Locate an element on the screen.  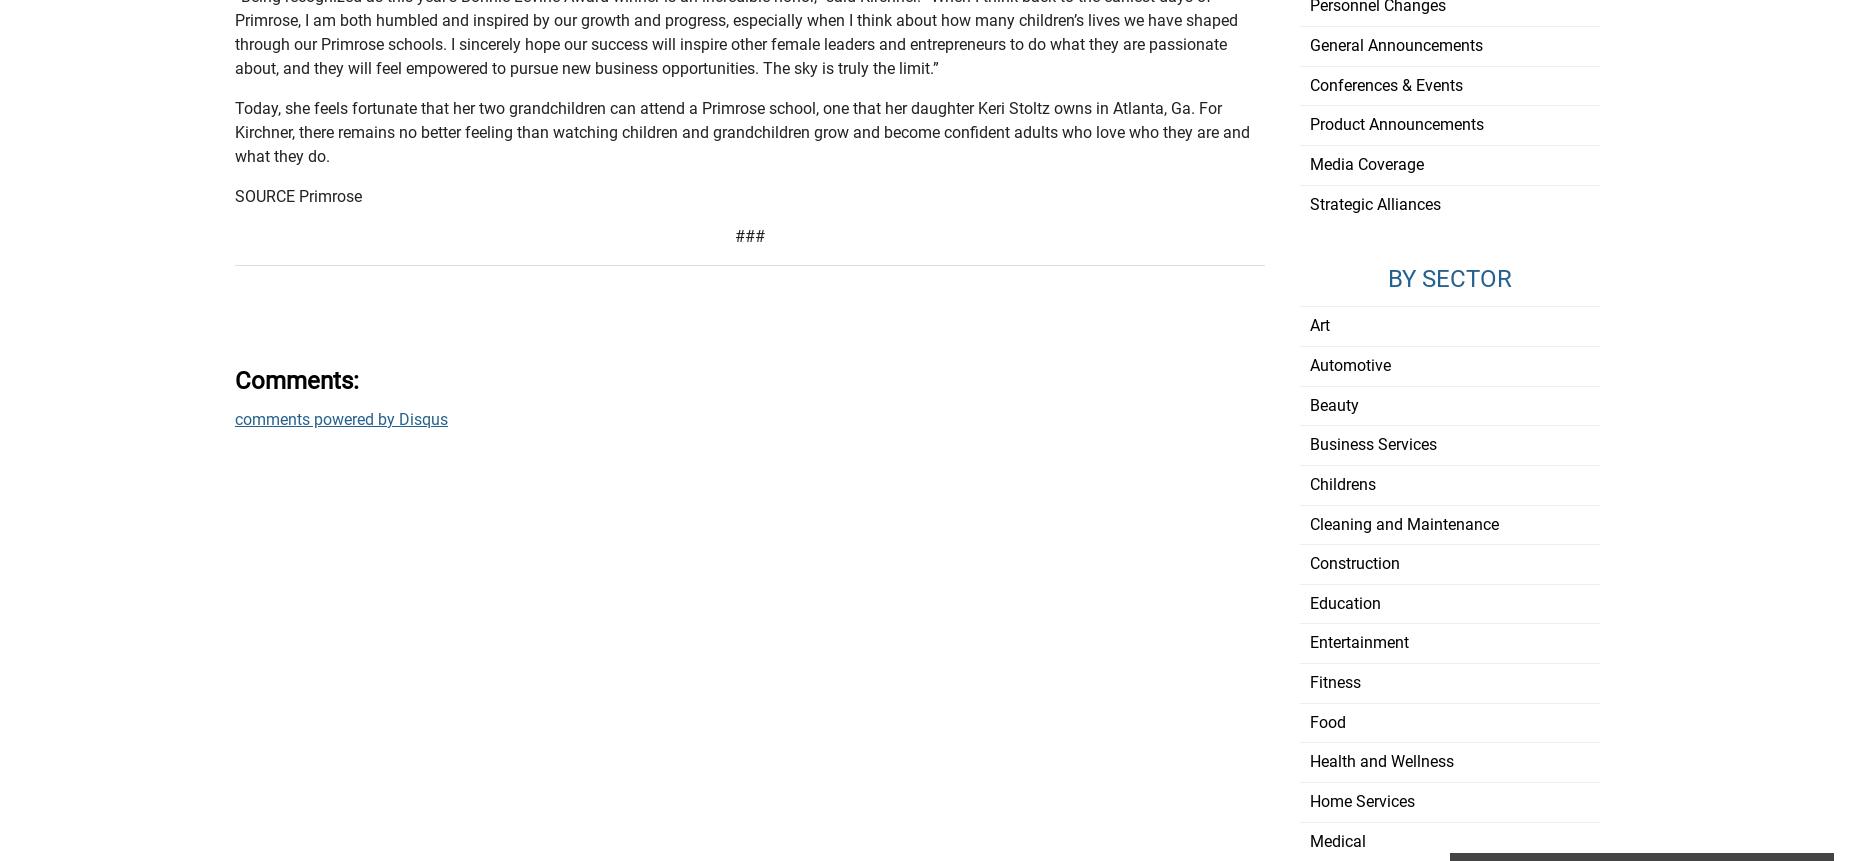
'Strategic Alliances' is located at coordinates (1374, 202).